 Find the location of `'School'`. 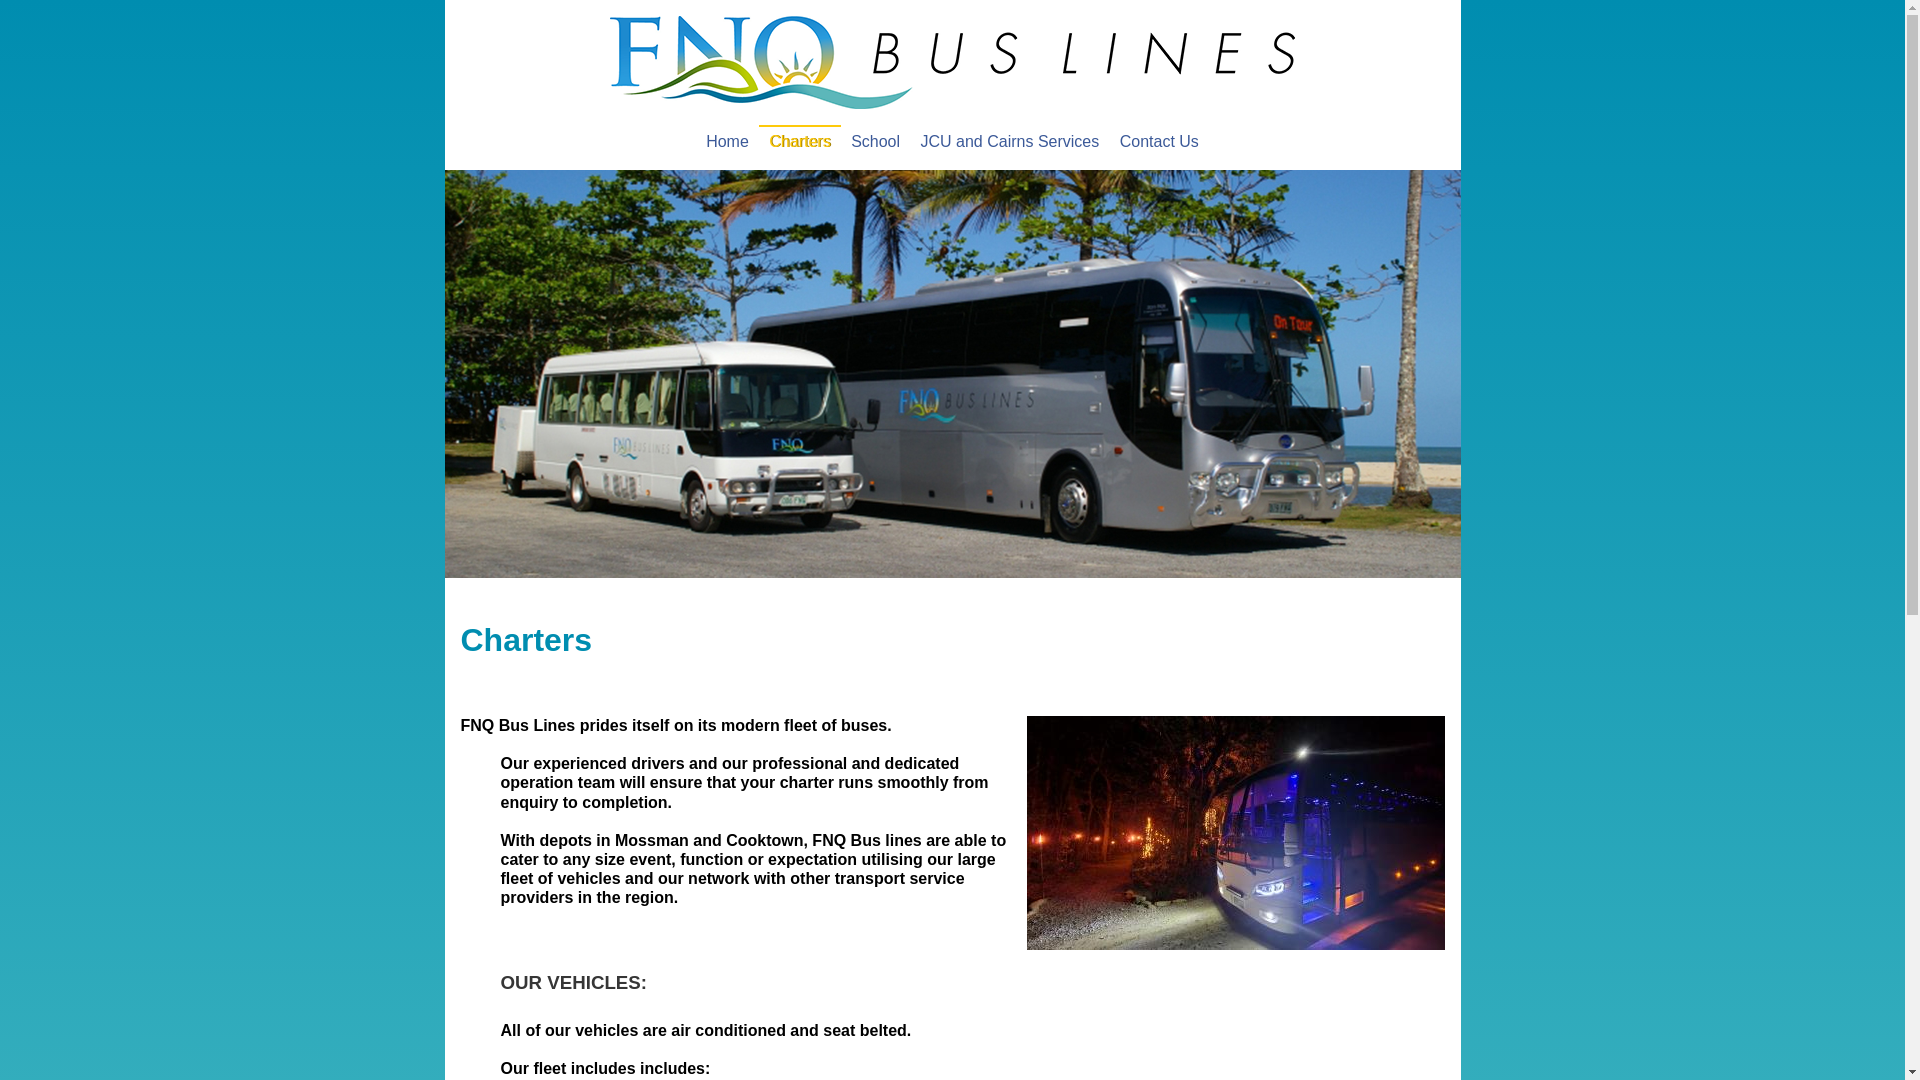

'School' is located at coordinates (875, 141).